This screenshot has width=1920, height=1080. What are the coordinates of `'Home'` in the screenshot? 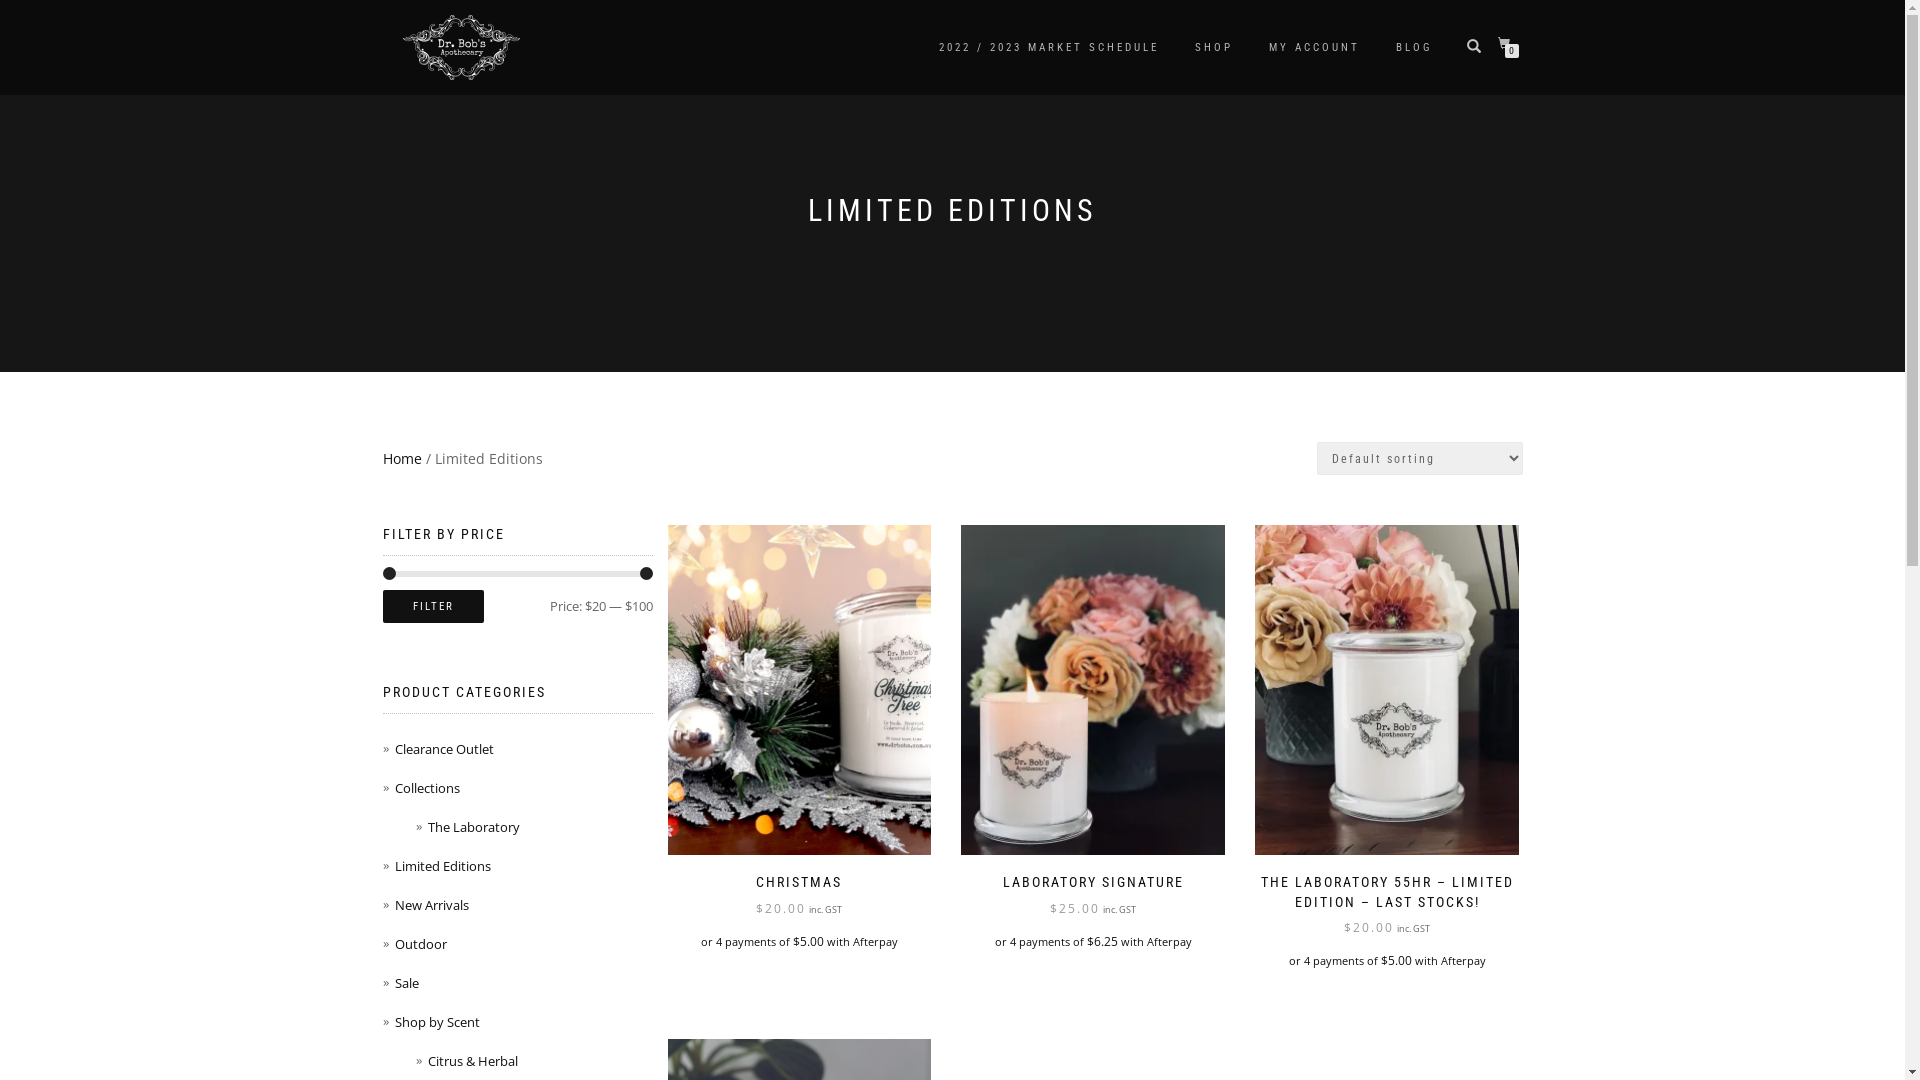 It's located at (400, 458).